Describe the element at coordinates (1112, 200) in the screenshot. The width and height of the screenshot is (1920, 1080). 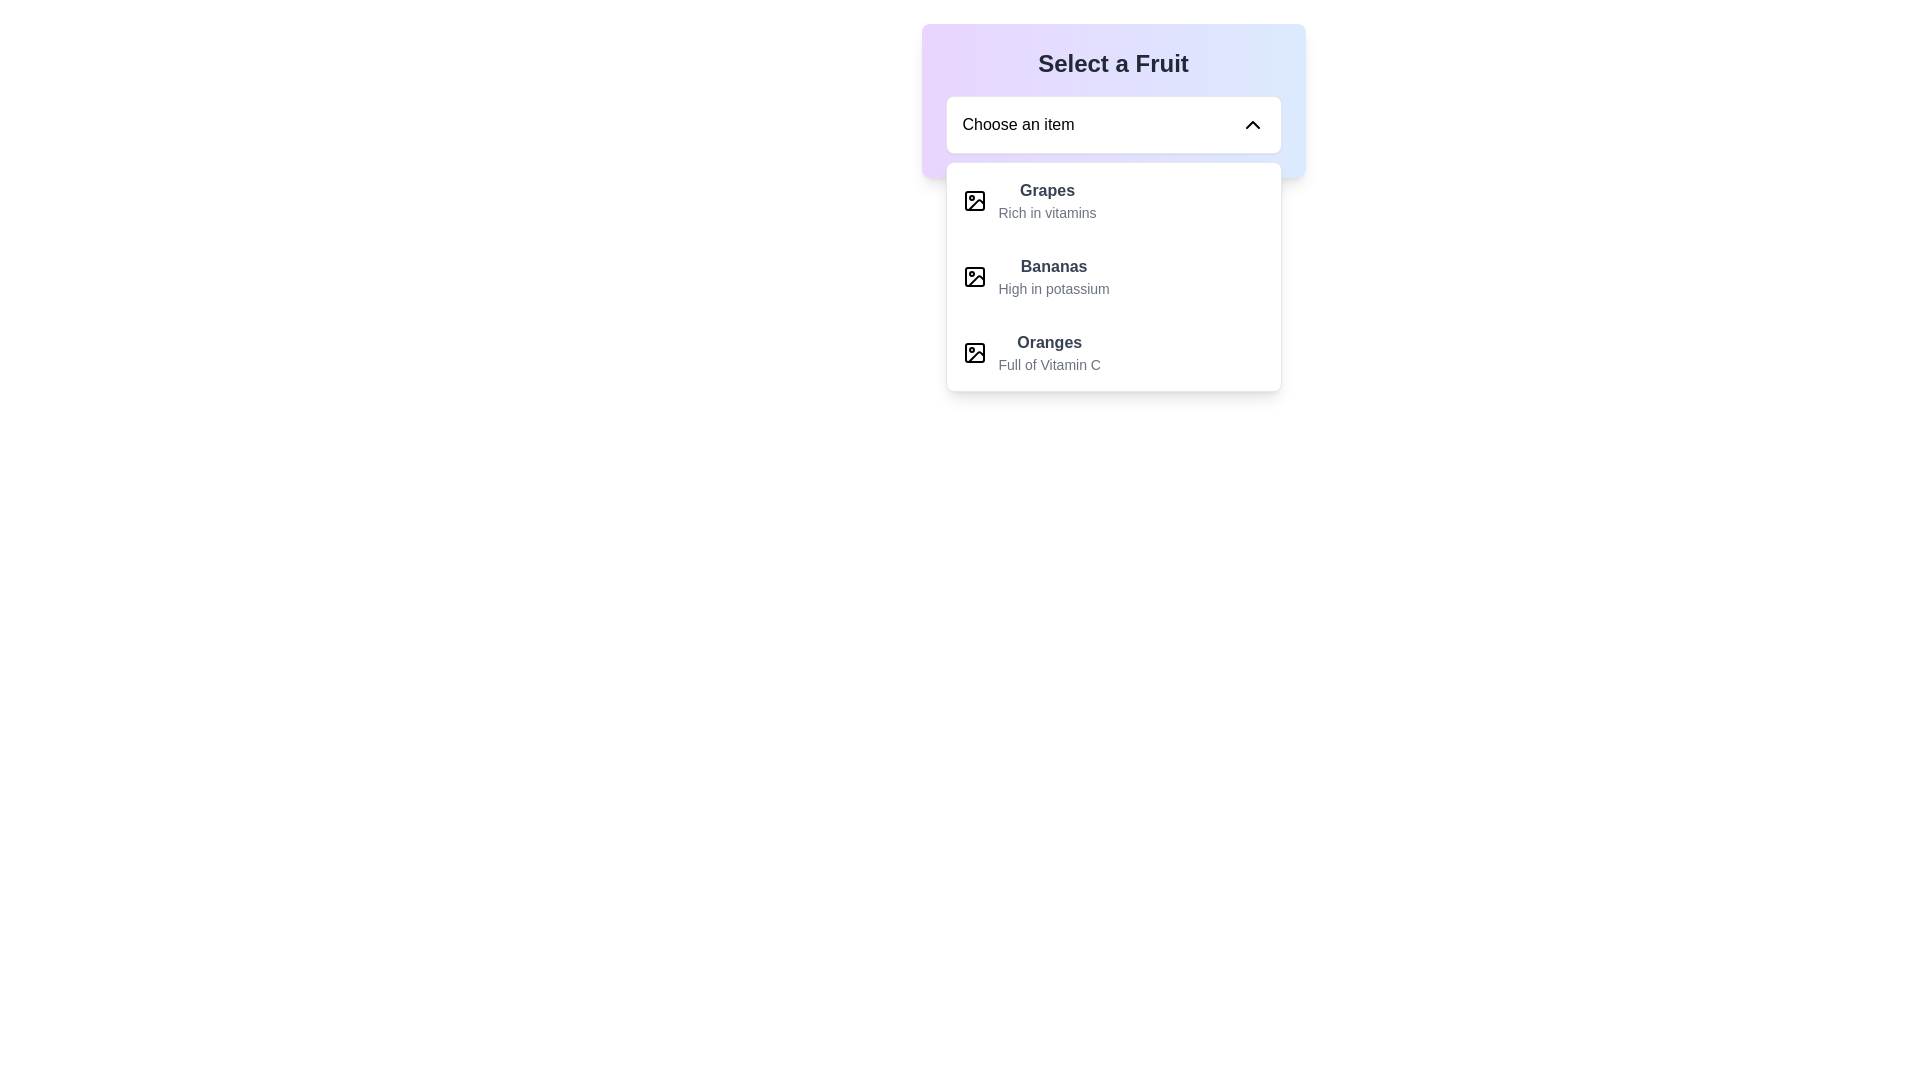
I see `the first item` at that location.